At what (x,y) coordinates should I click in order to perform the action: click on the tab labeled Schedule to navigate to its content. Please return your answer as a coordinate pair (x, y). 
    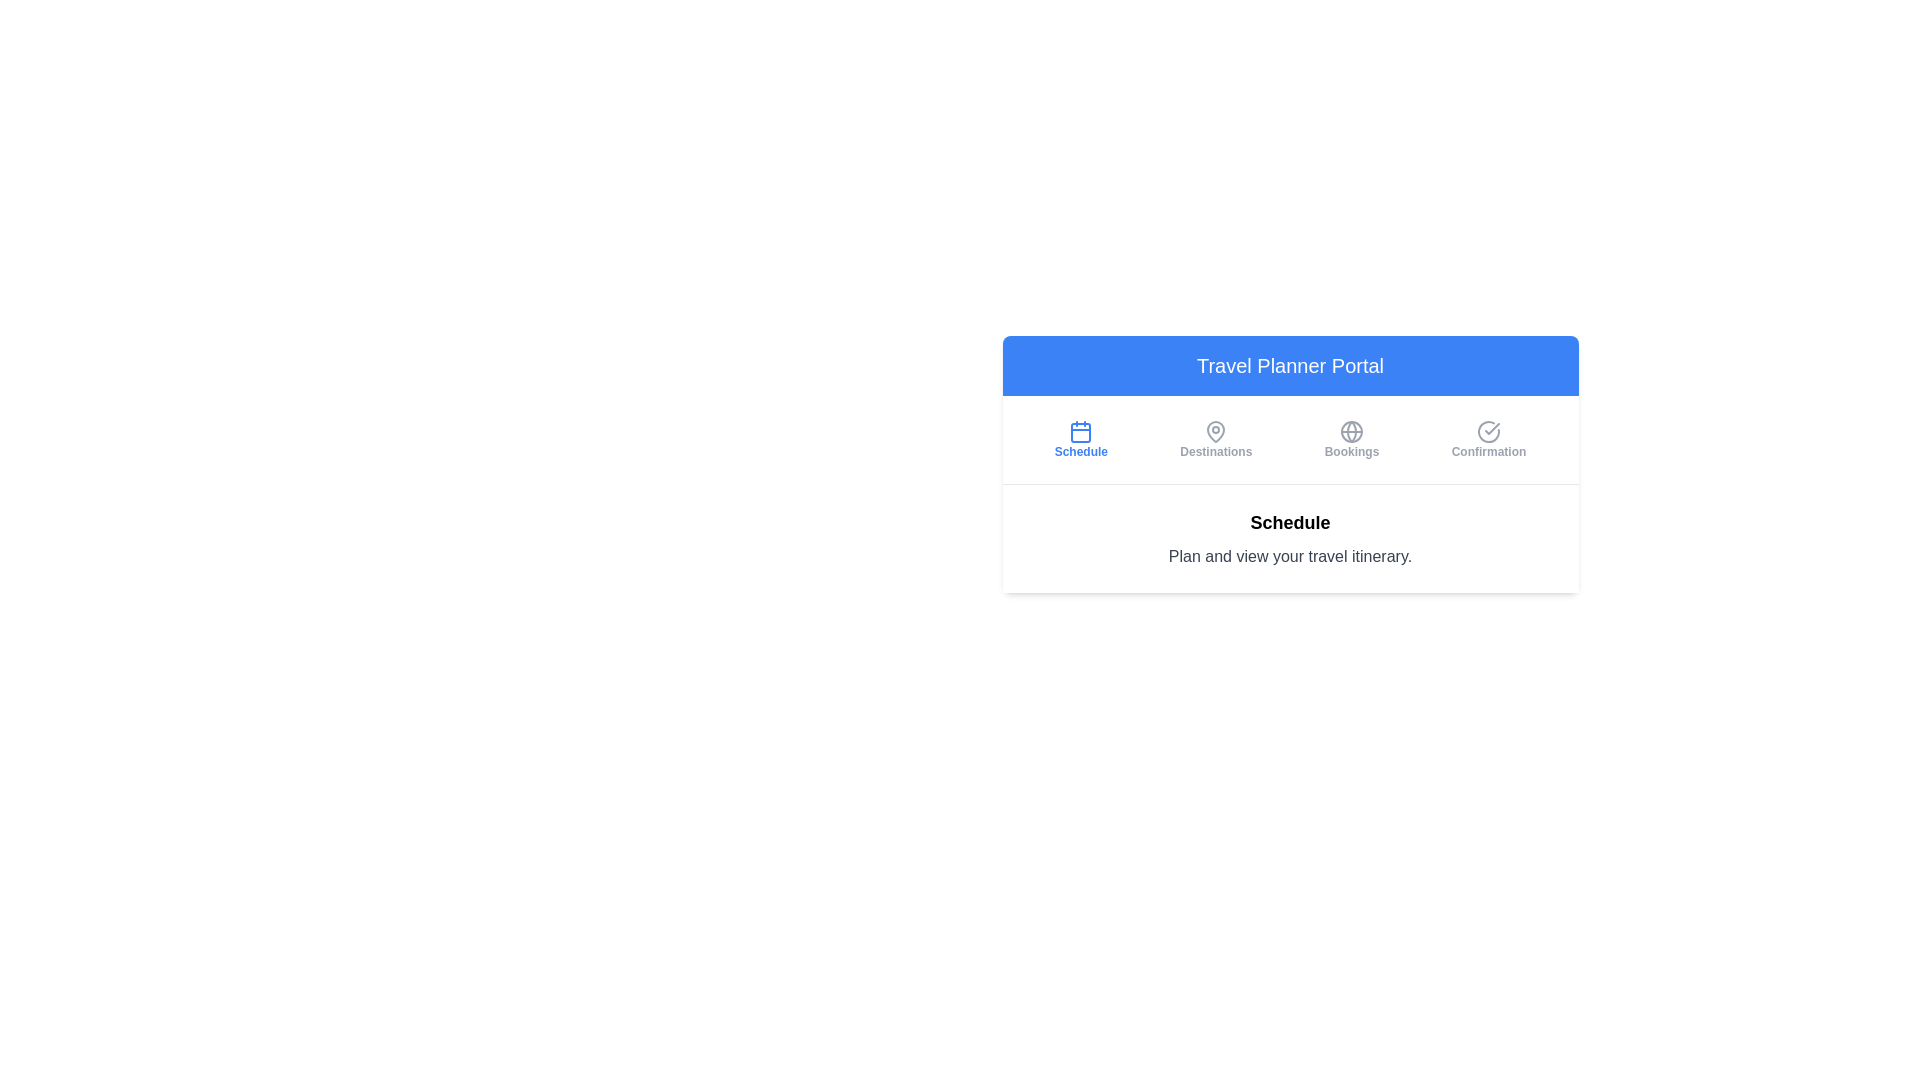
    Looking at the image, I should click on (1080, 438).